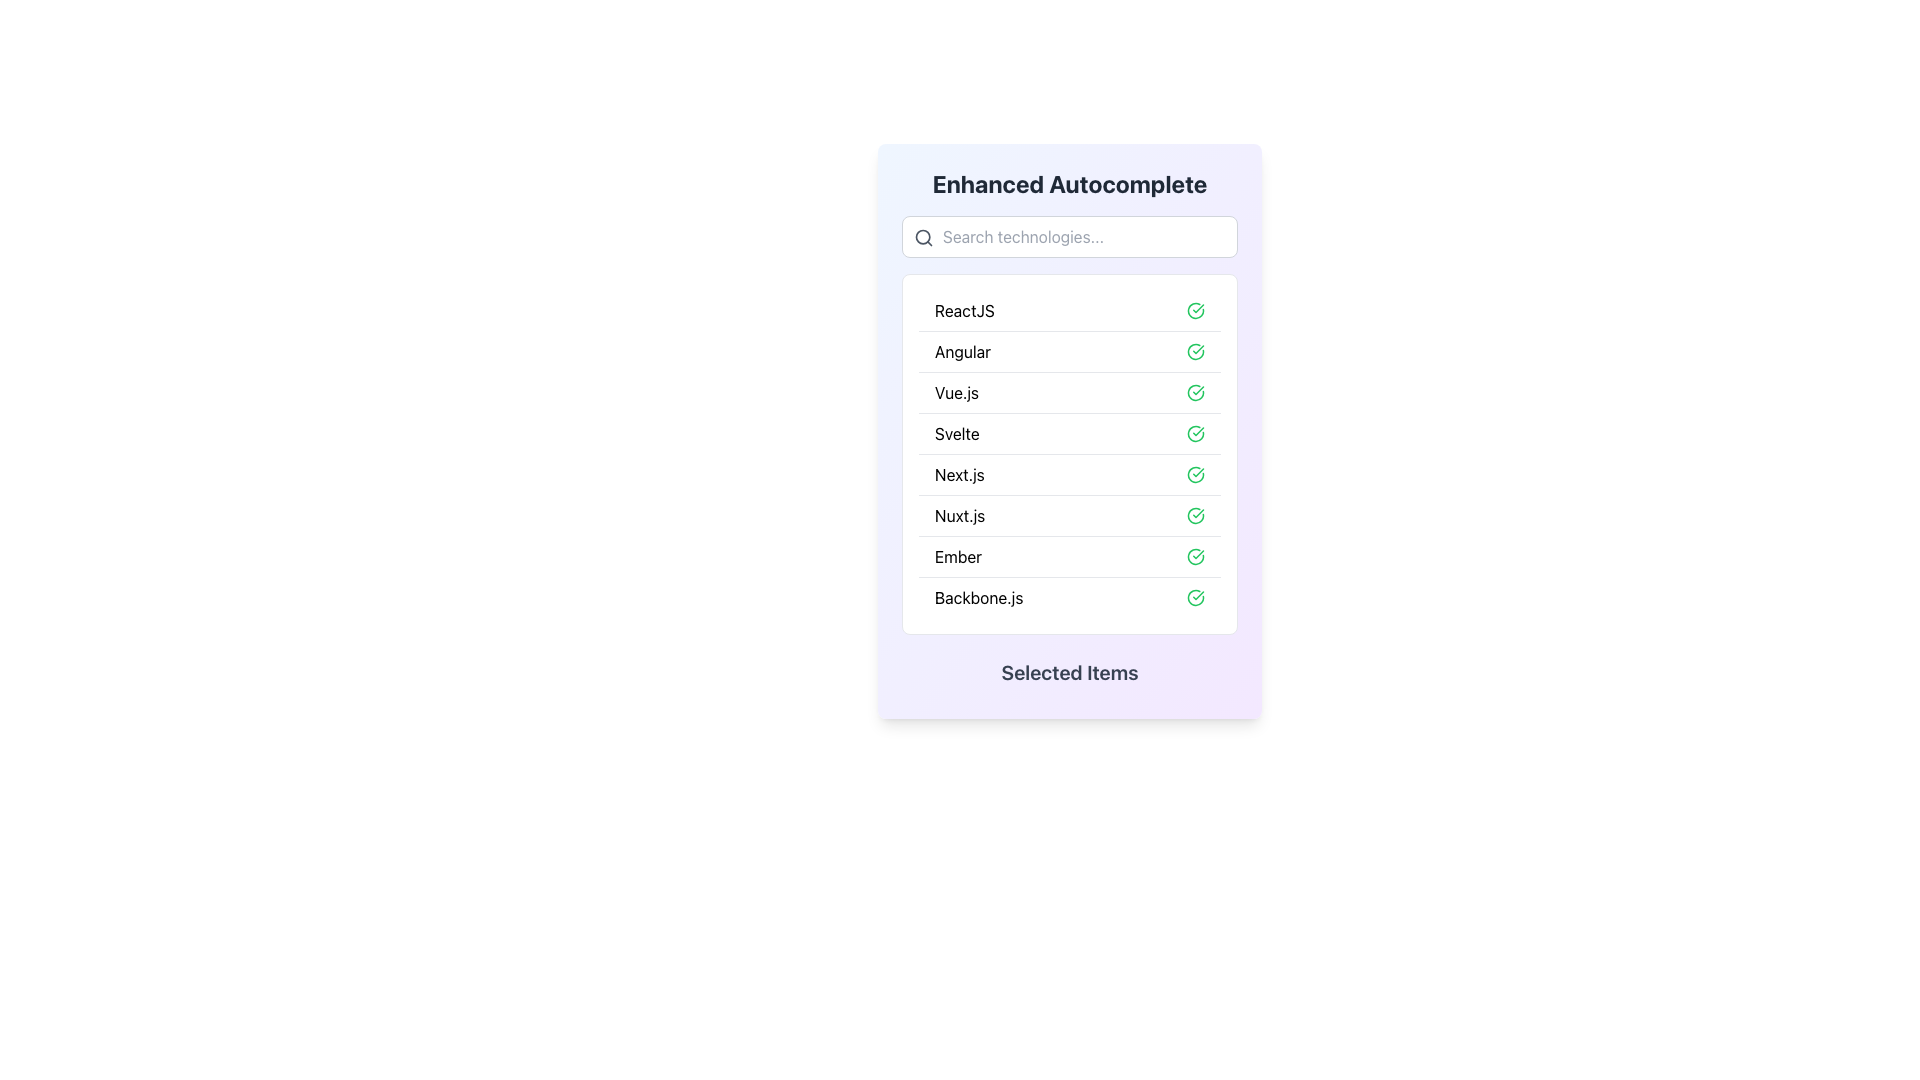  What do you see at coordinates (1195, 393) in the screenshot?
I see `the selection indicator icon next to the 'Vue.js' text in the list, which visually acknowledges that the 'Vue.js' item is selected` at bounding box center [1195, 393].